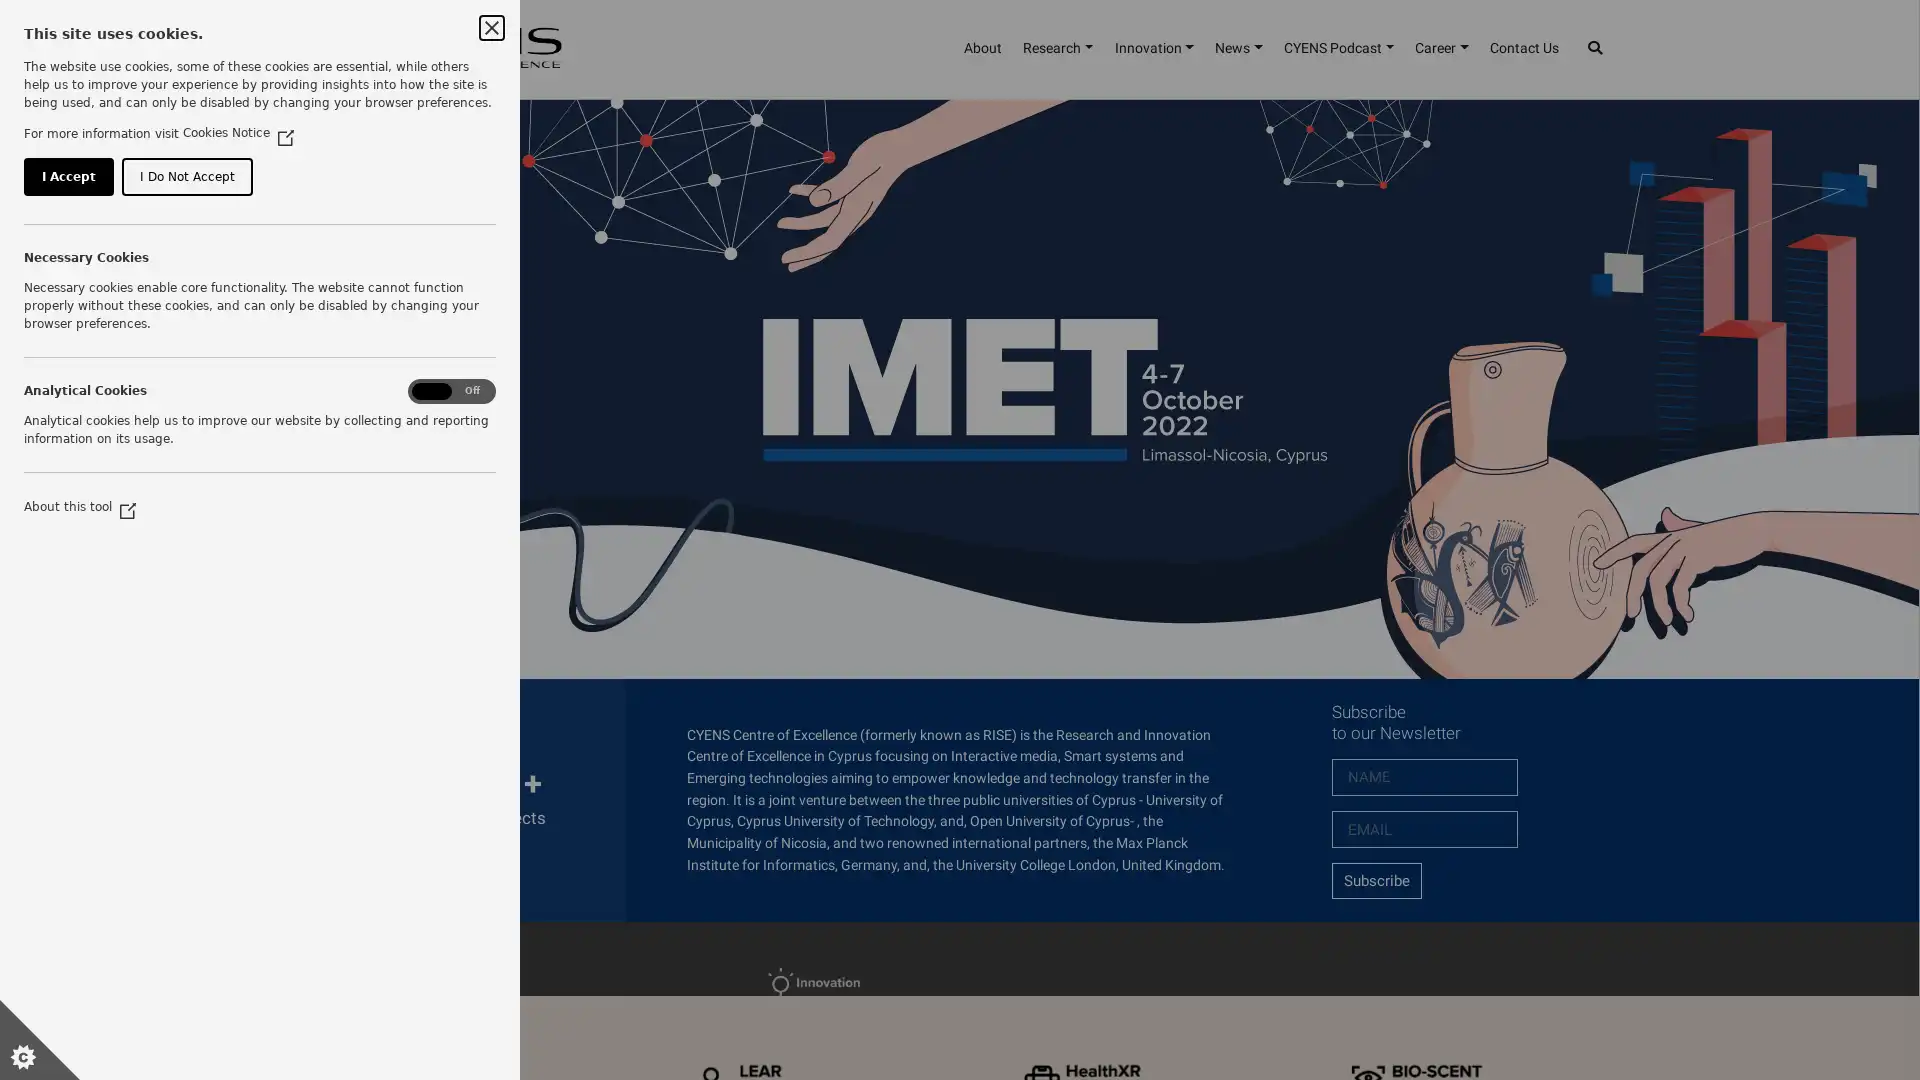 The image size is (1920, 1080). I want to click on I Accept, so click(77, 270).